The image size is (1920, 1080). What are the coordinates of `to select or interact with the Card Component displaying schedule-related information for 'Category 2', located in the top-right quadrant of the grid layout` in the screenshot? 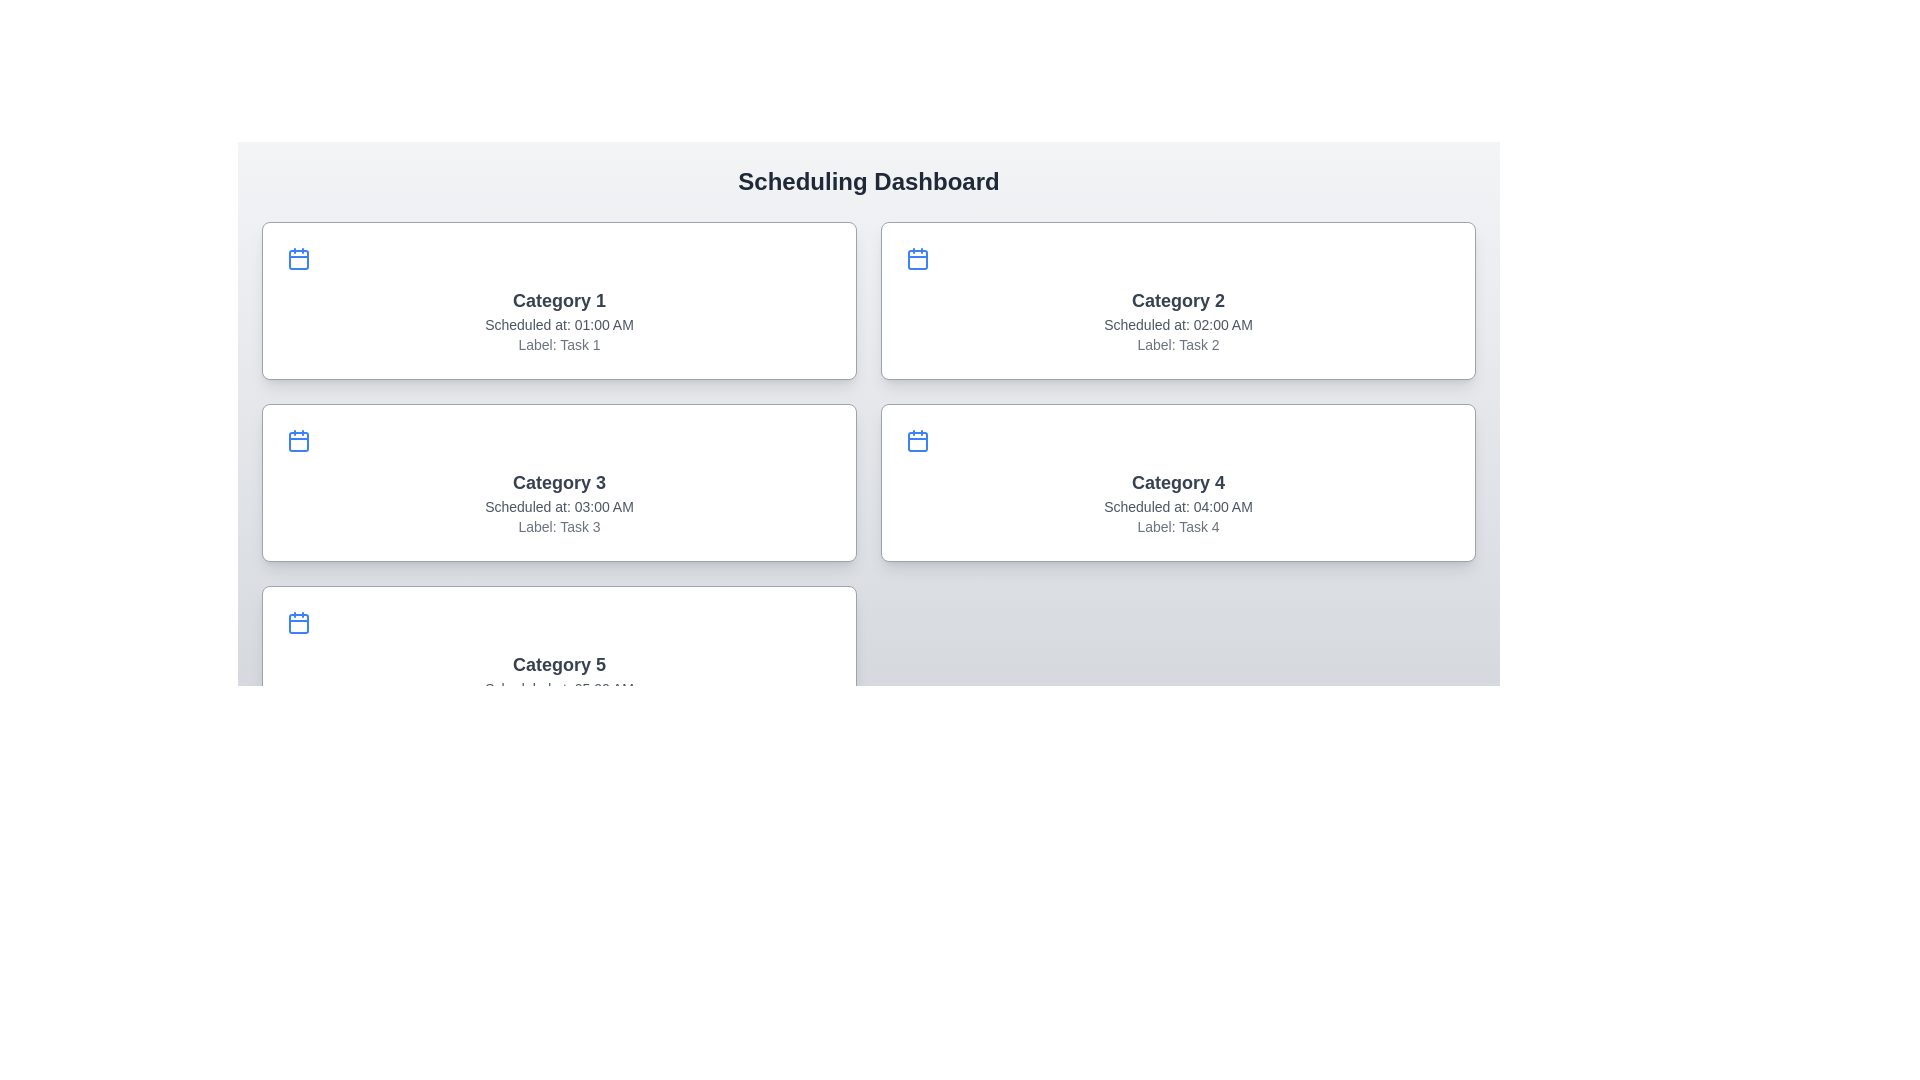 It's located at (1178, 300).